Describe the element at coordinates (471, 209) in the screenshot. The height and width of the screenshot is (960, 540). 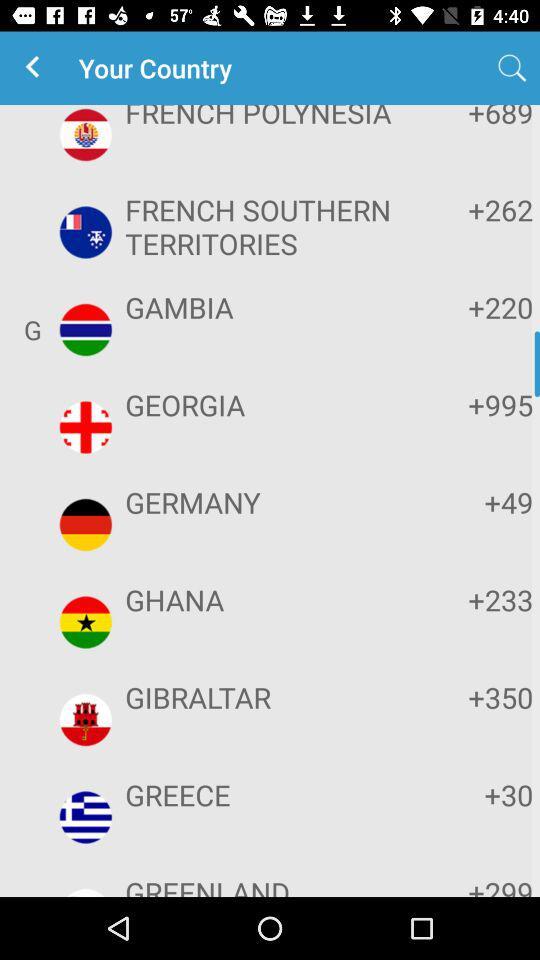
I see `+262` at that location.